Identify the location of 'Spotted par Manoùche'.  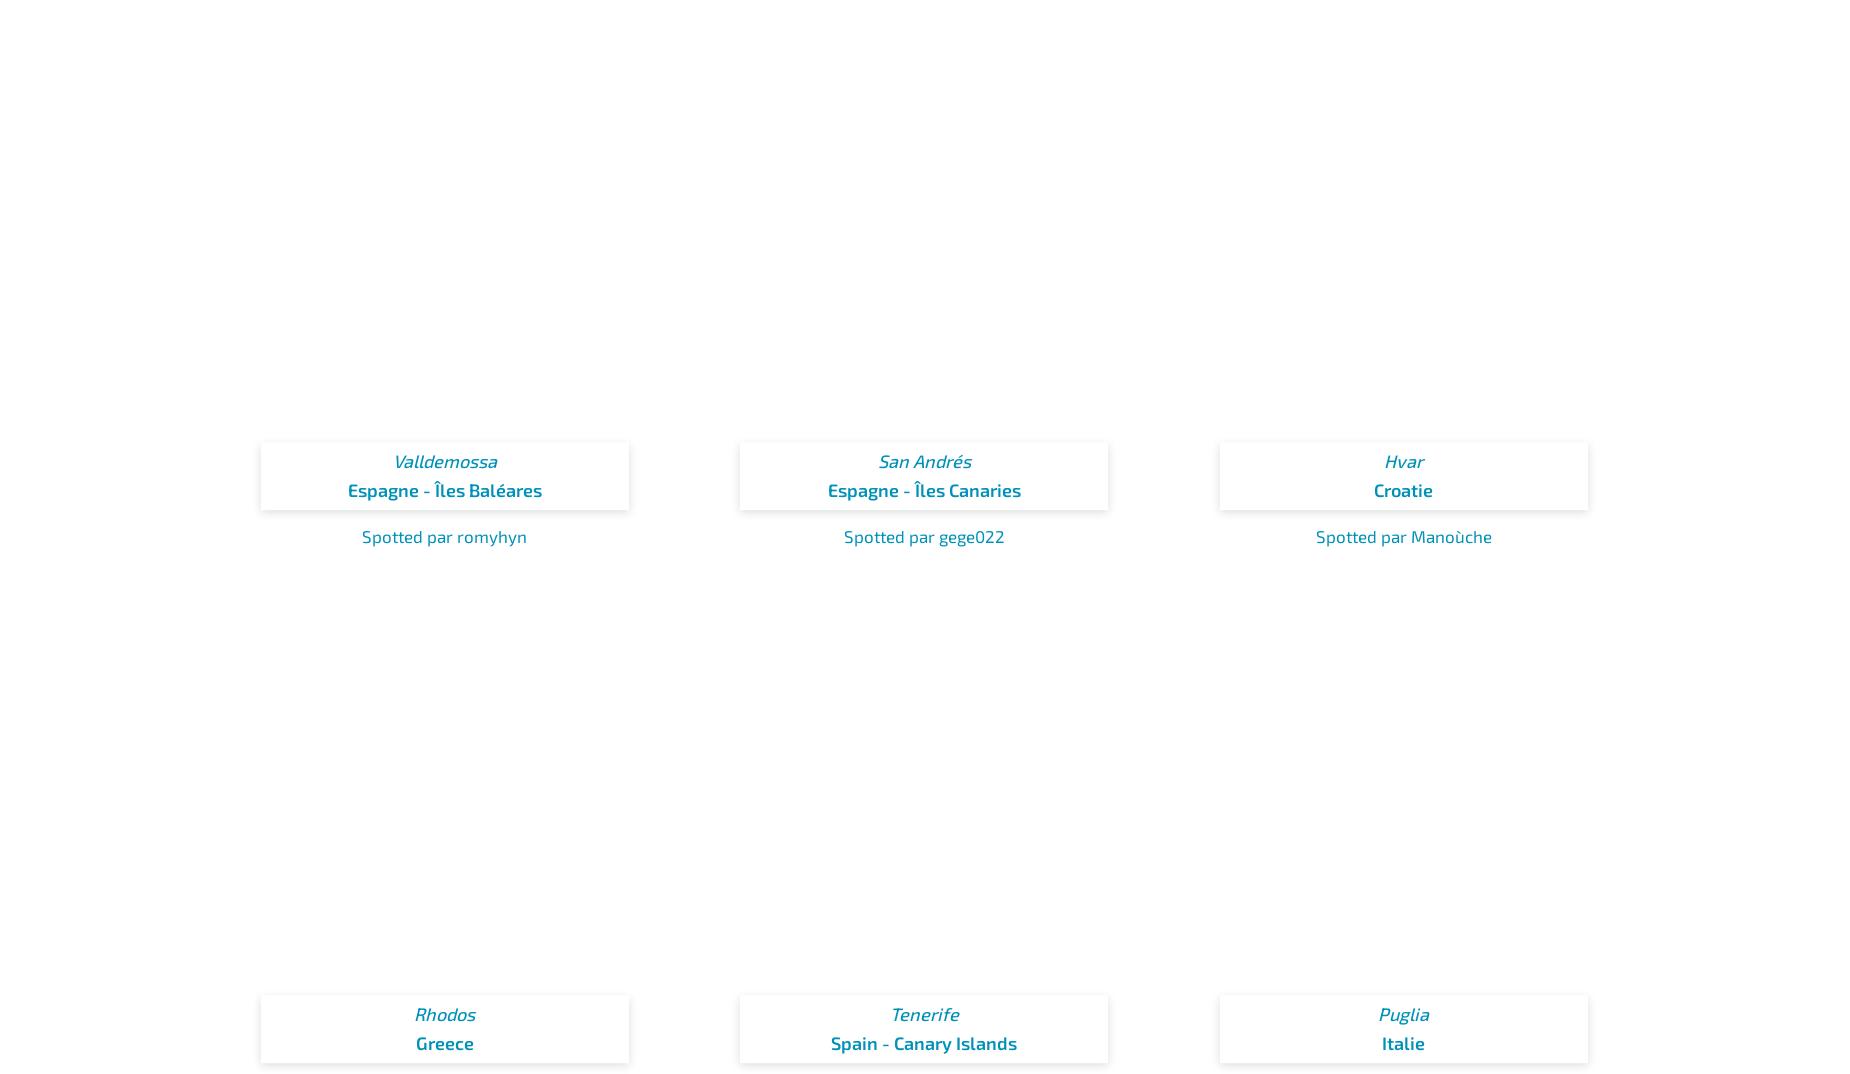
(1313, 536).